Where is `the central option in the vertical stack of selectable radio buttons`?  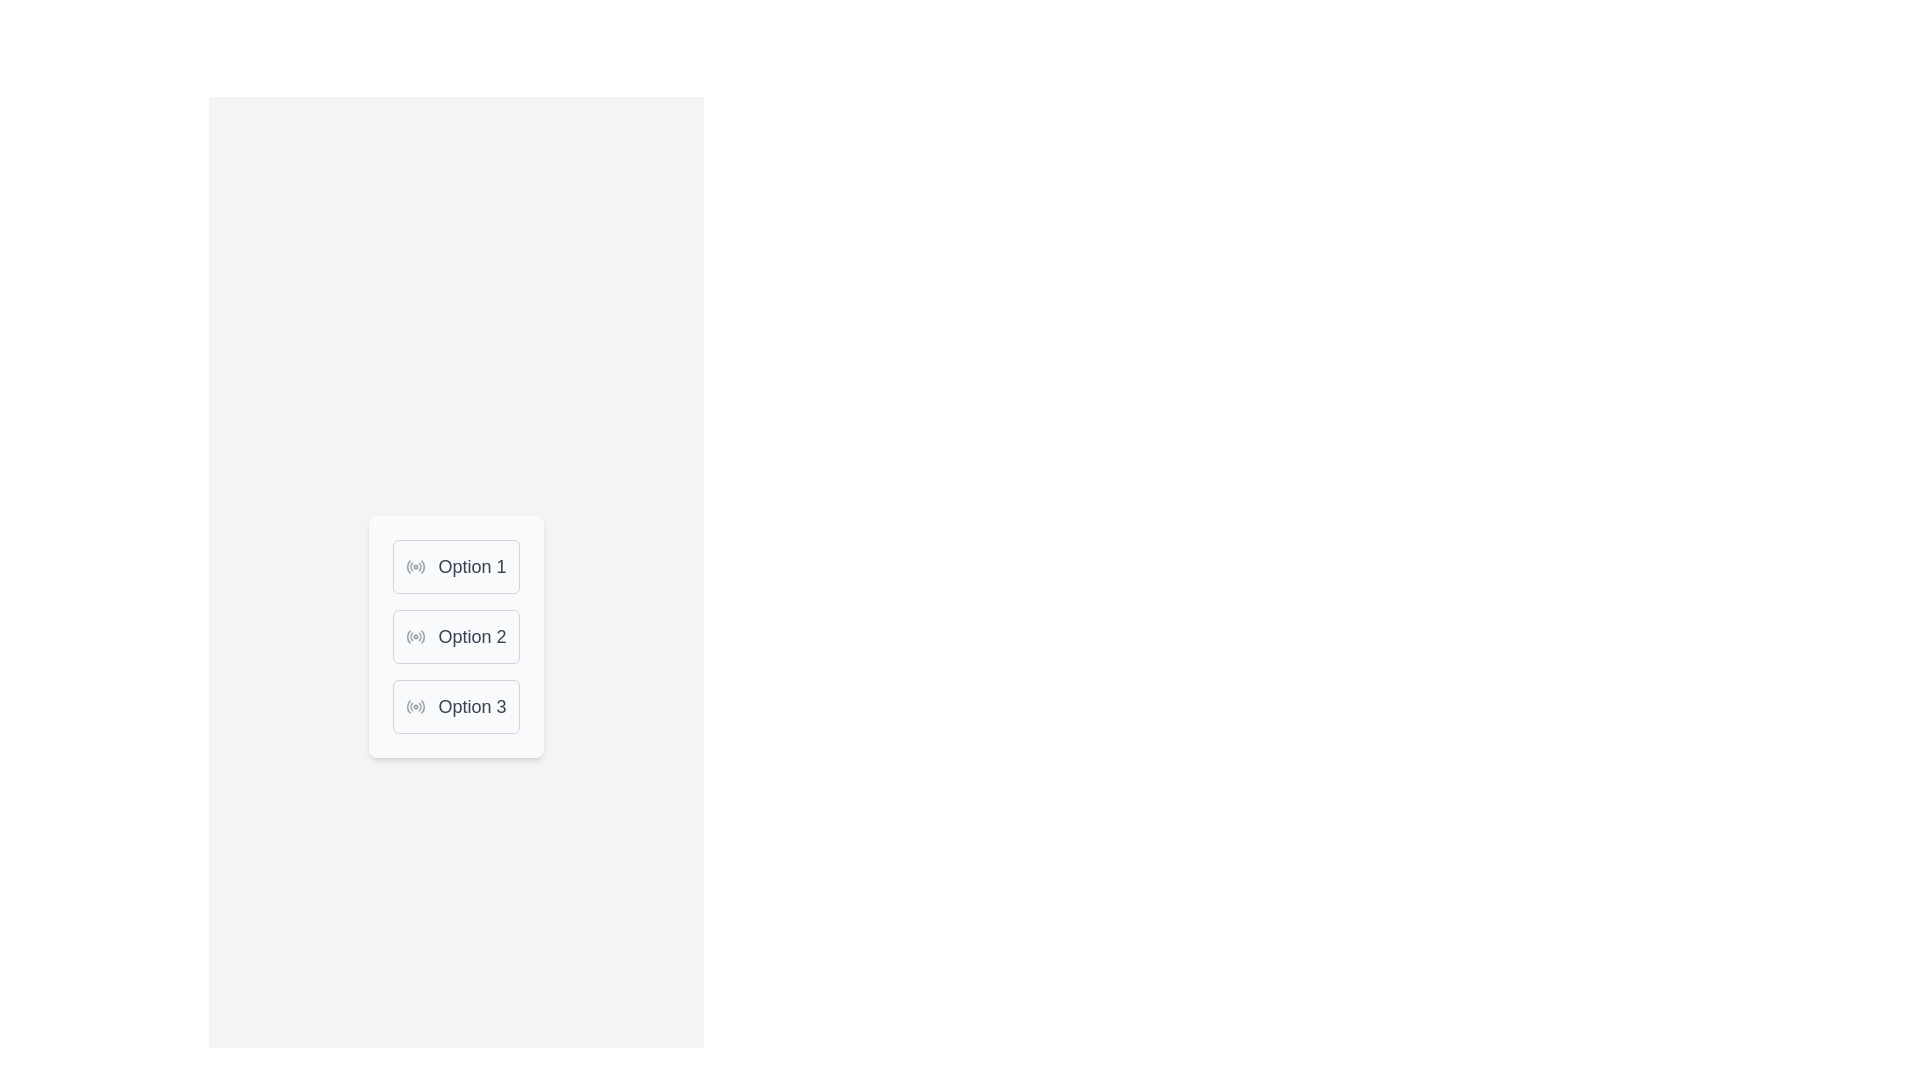
the central option in the vertical stack of selectable radio buttons is located at coordinates (455, 636).